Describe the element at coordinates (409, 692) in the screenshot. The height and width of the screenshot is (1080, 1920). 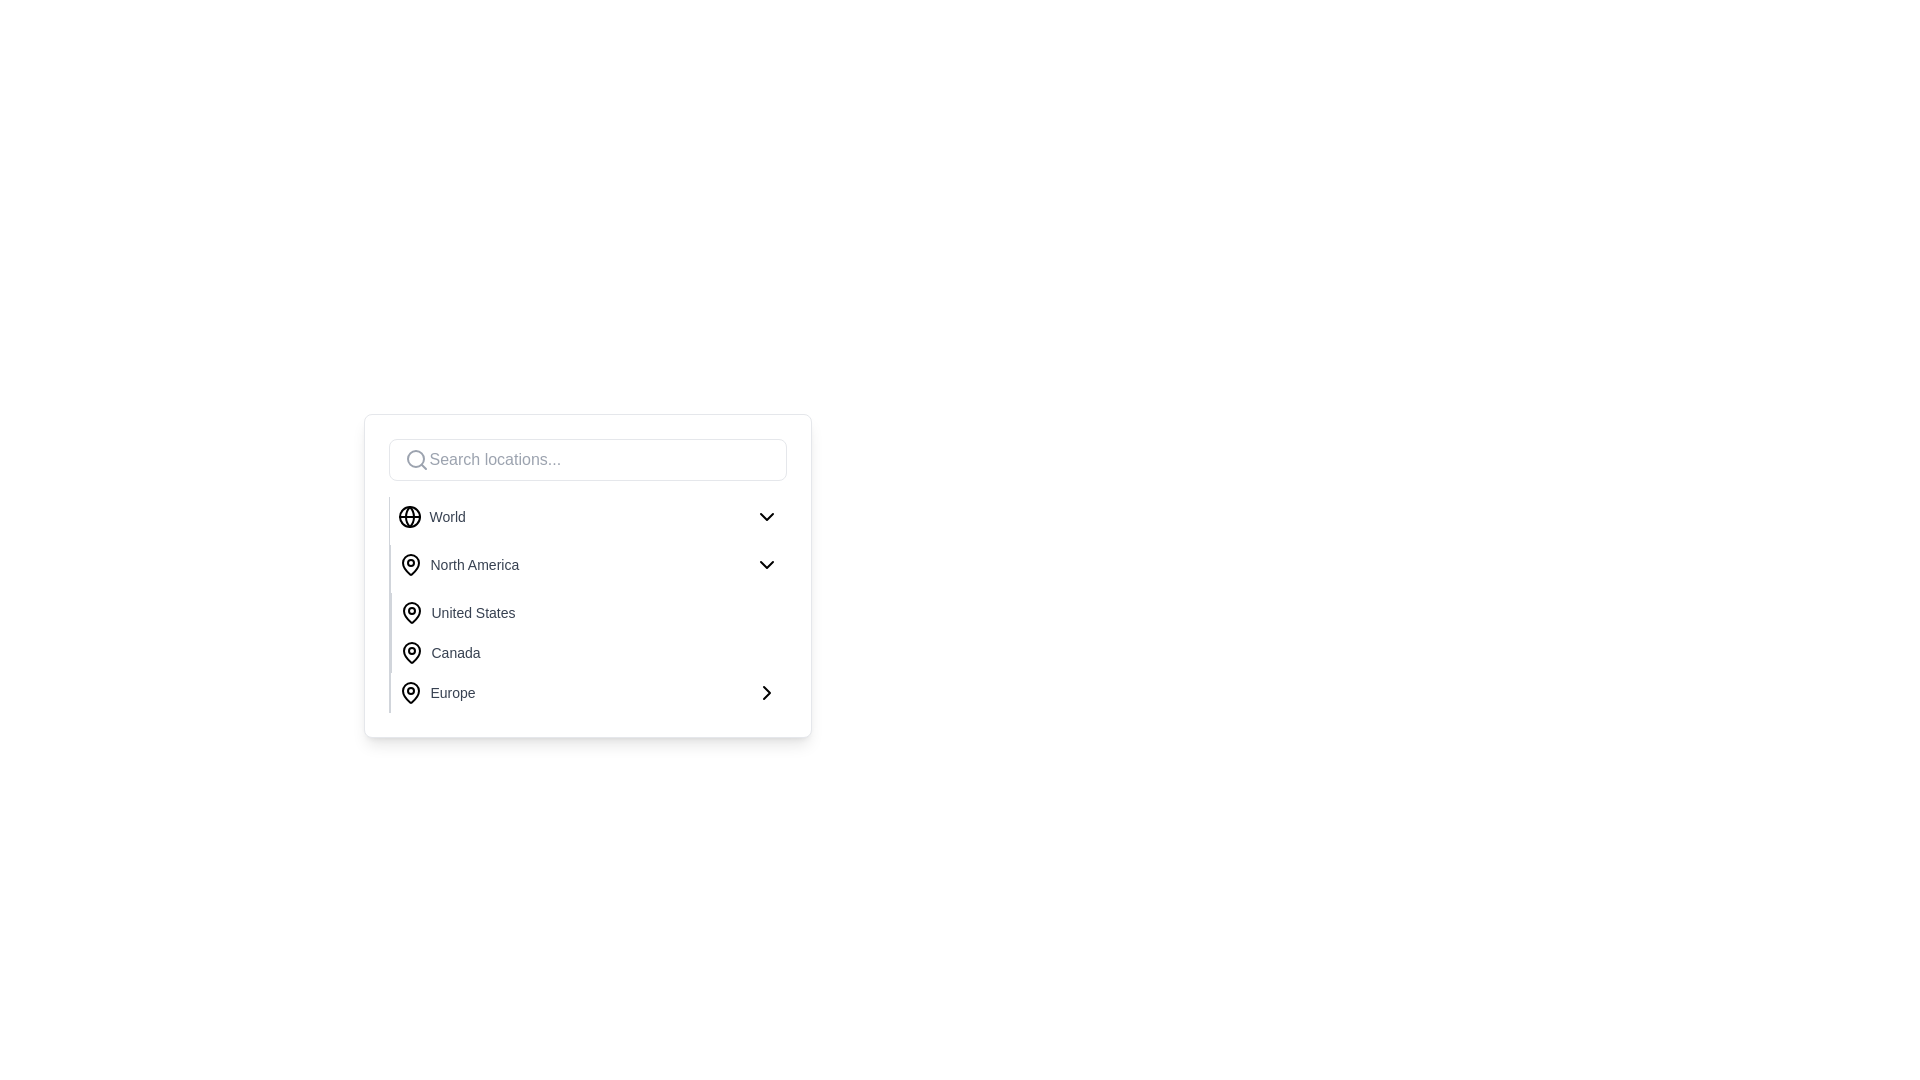
I see `the pin icon resembling a location marker next to the text 'Europe' in the menu list of regions` at that location.